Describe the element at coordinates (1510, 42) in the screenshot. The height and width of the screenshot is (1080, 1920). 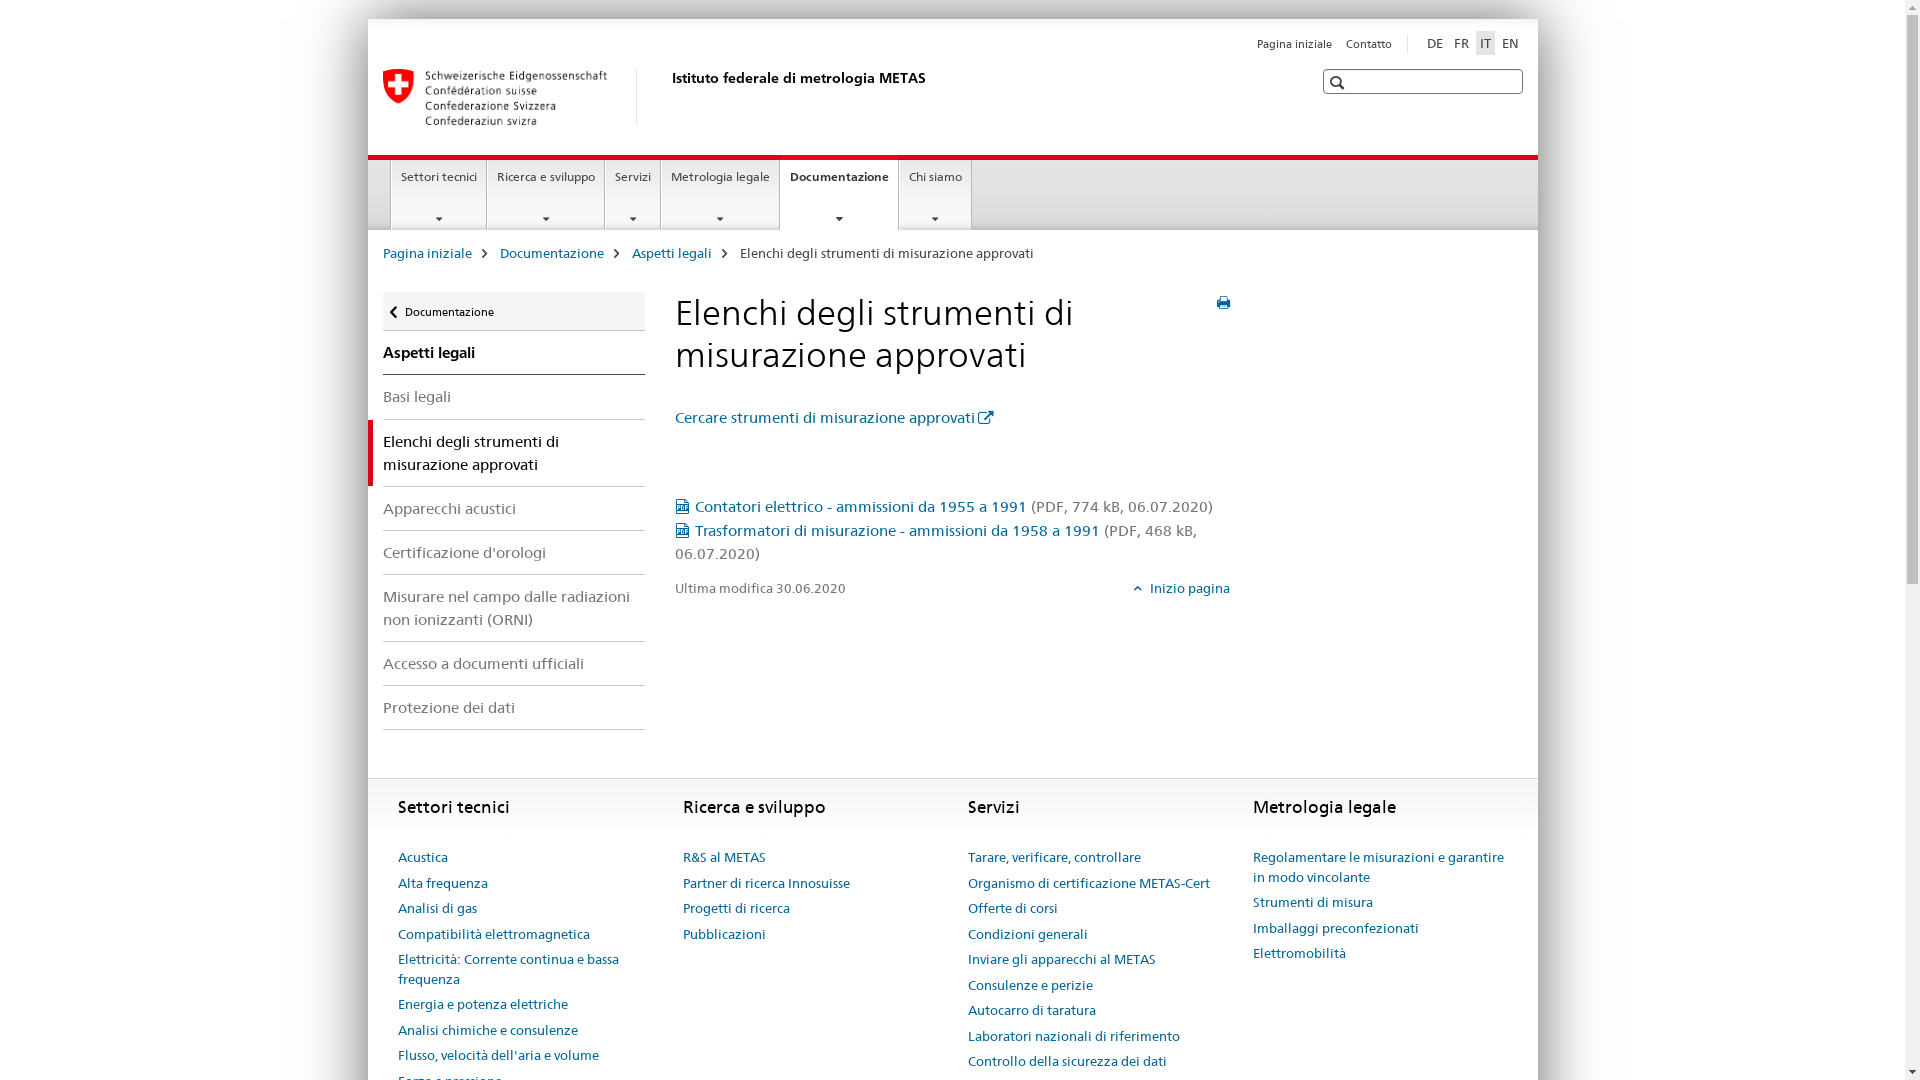
I see `'EN'` at that location.